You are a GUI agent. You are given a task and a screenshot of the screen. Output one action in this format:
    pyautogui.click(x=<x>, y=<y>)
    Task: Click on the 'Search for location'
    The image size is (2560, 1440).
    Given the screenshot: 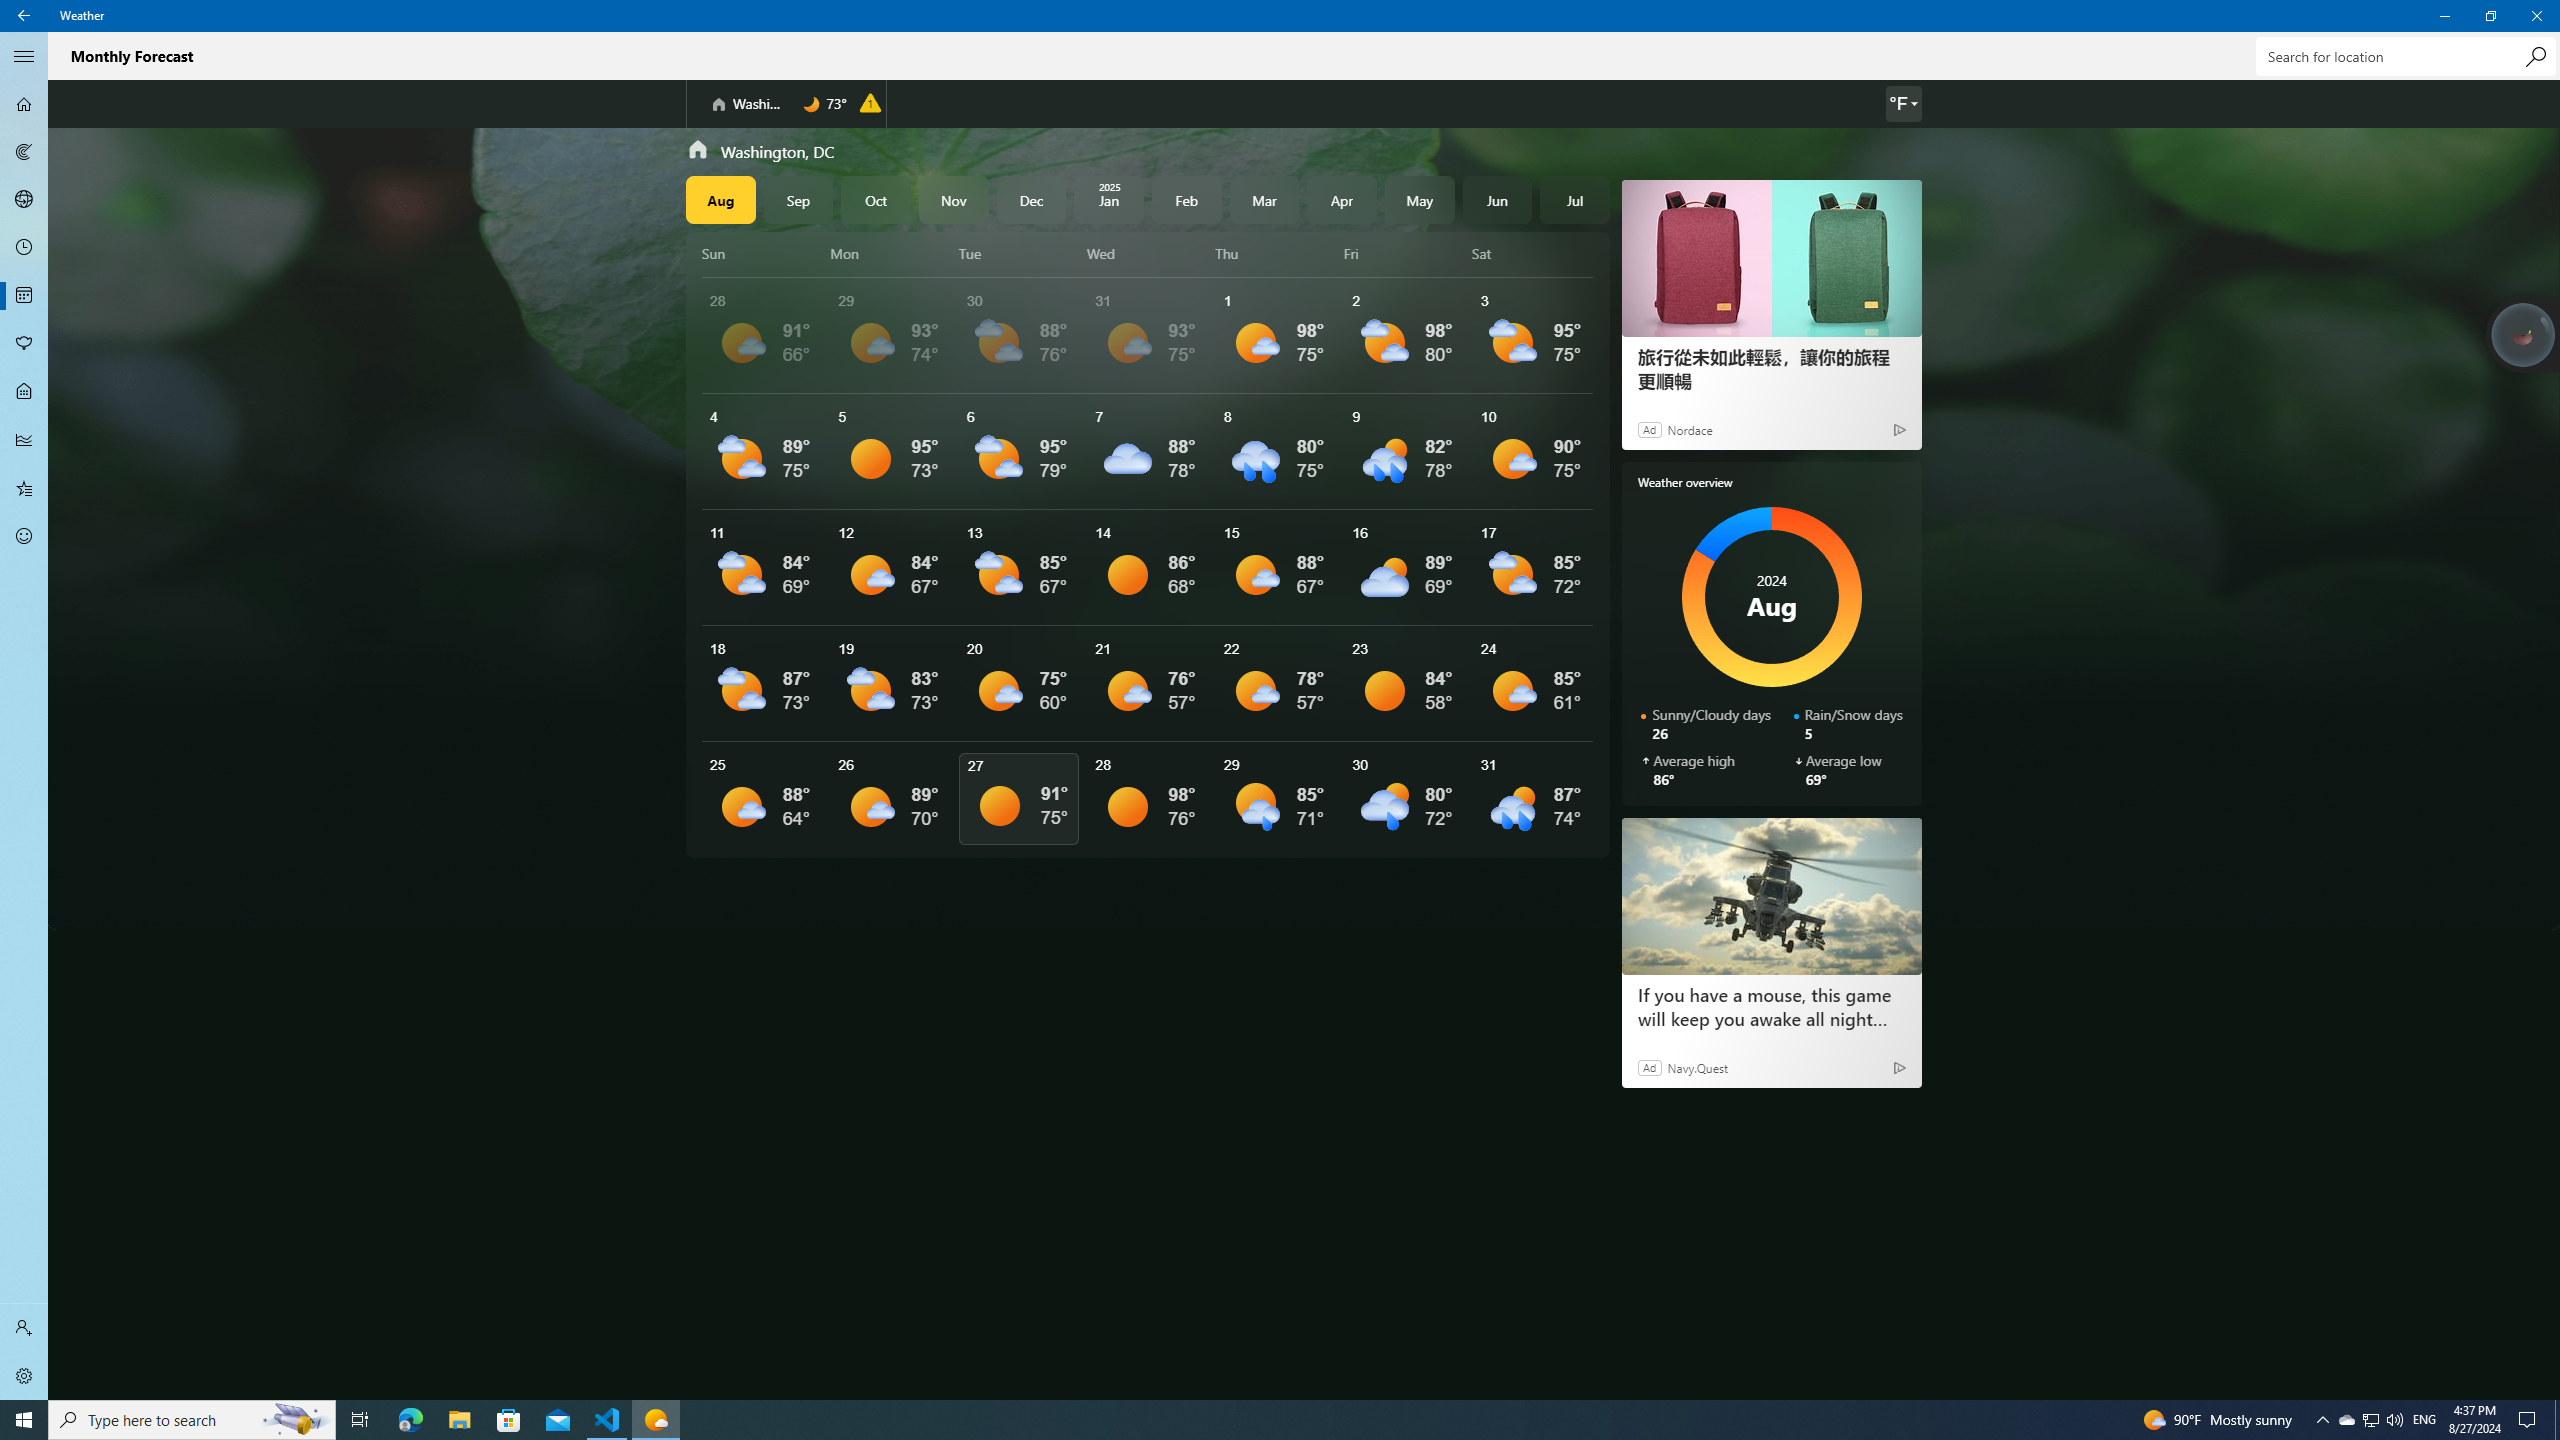 What is the action you would take?
    pyautogui.click(x=2405, y=55)
    